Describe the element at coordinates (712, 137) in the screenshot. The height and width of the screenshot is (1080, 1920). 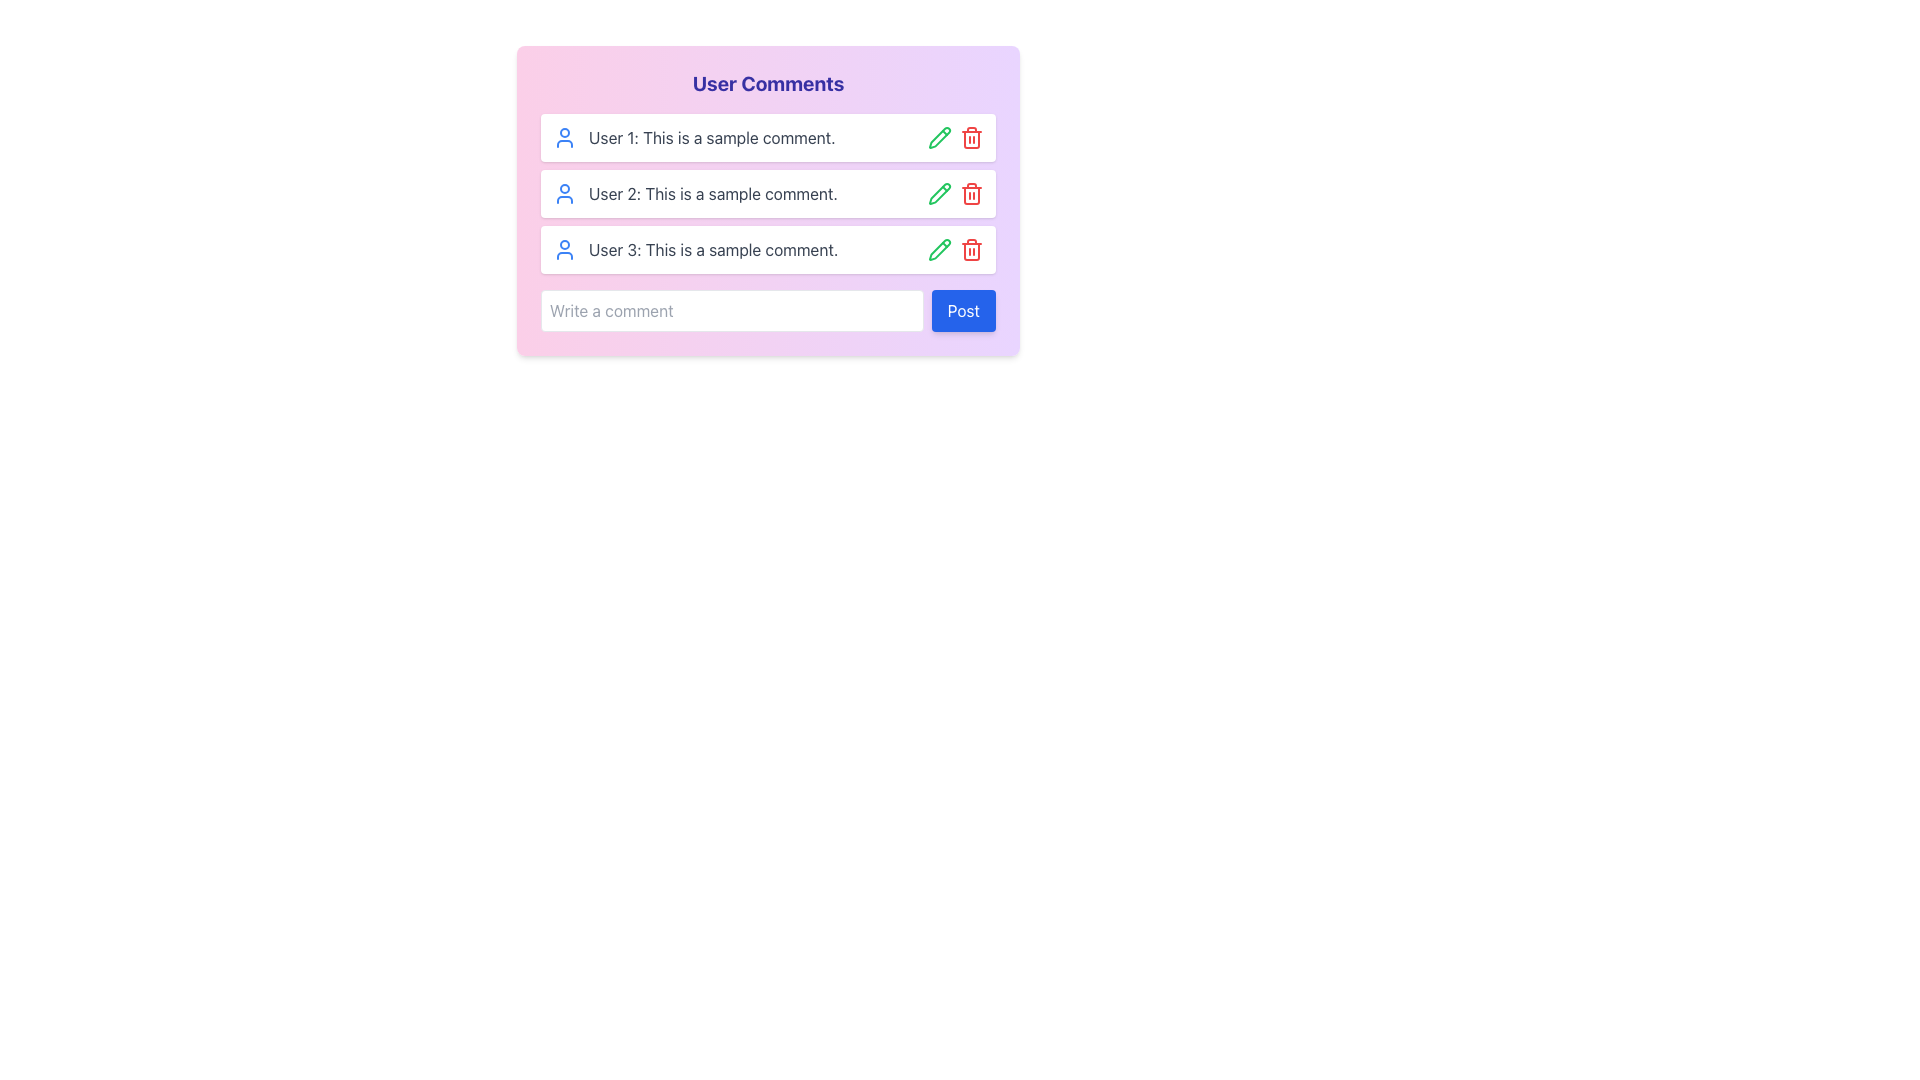
I see `static text element displaying 'User 1: This is a sample comment.' which is the first entry in the comment section, located beneath the title 'User Comments'` at that location.